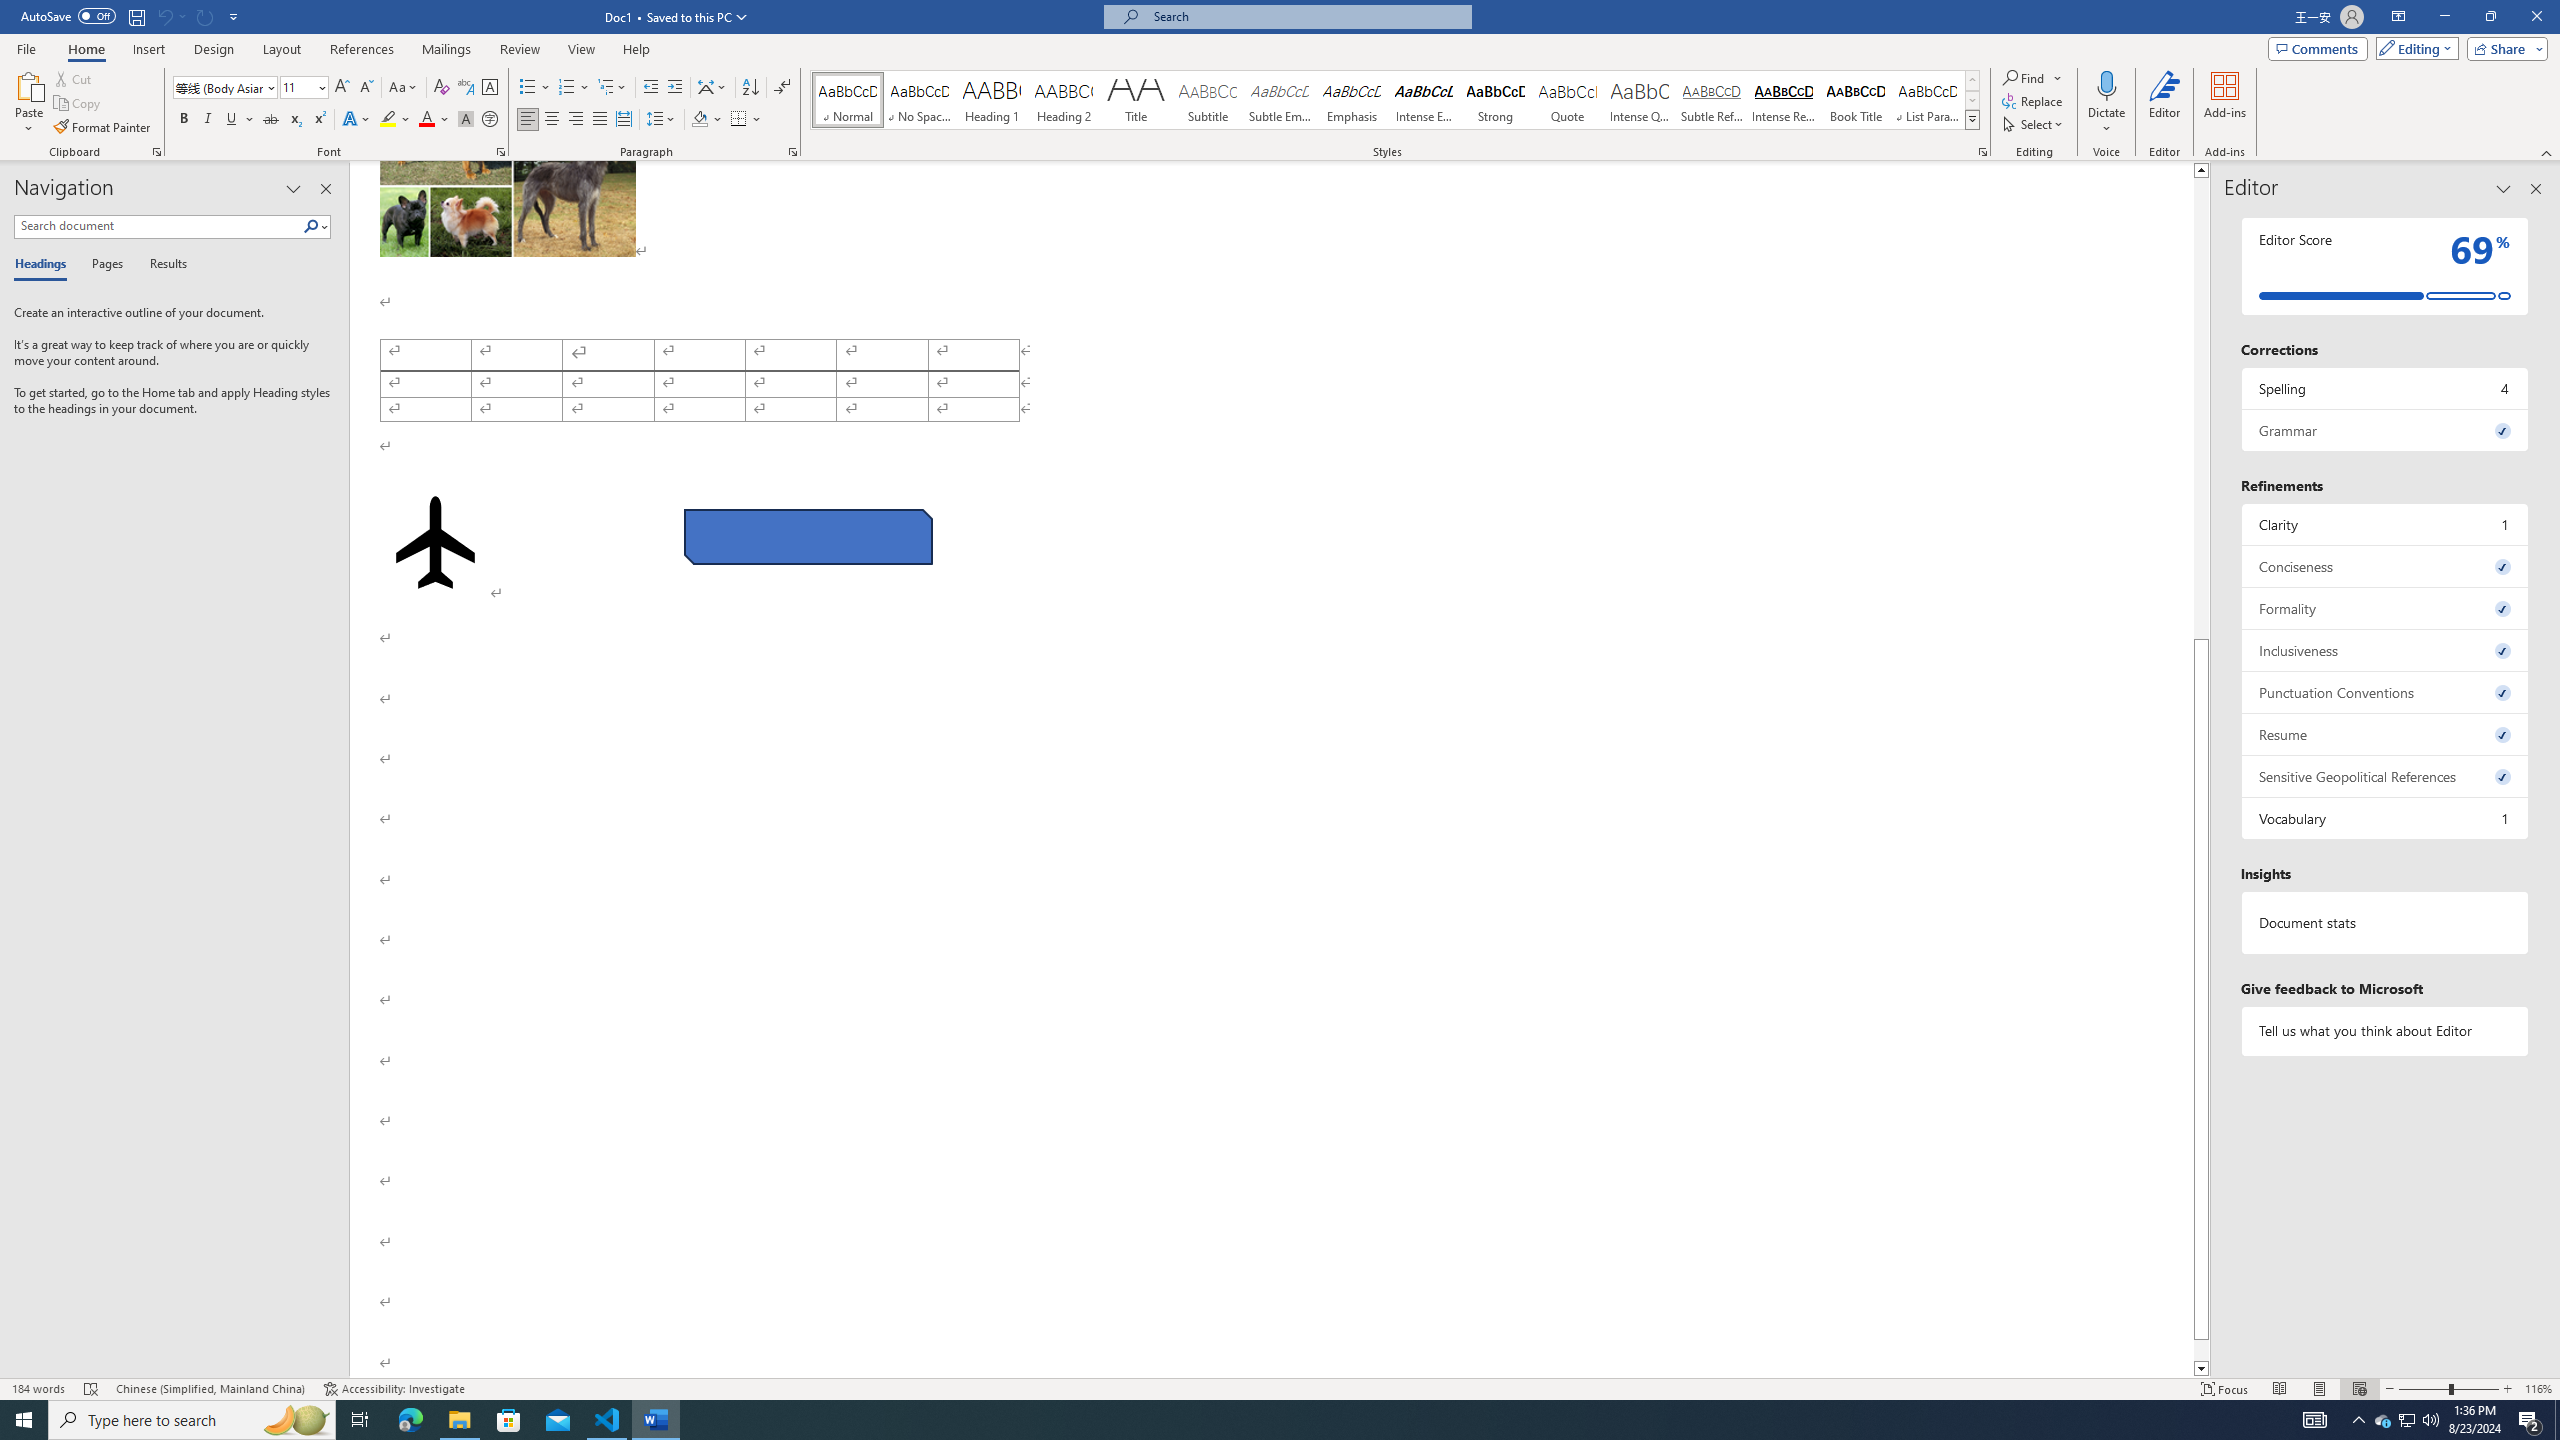  Describe the element at coordinates (1280, 99) in the screenshot. I see `'Subtle Emphasis'` at that location.